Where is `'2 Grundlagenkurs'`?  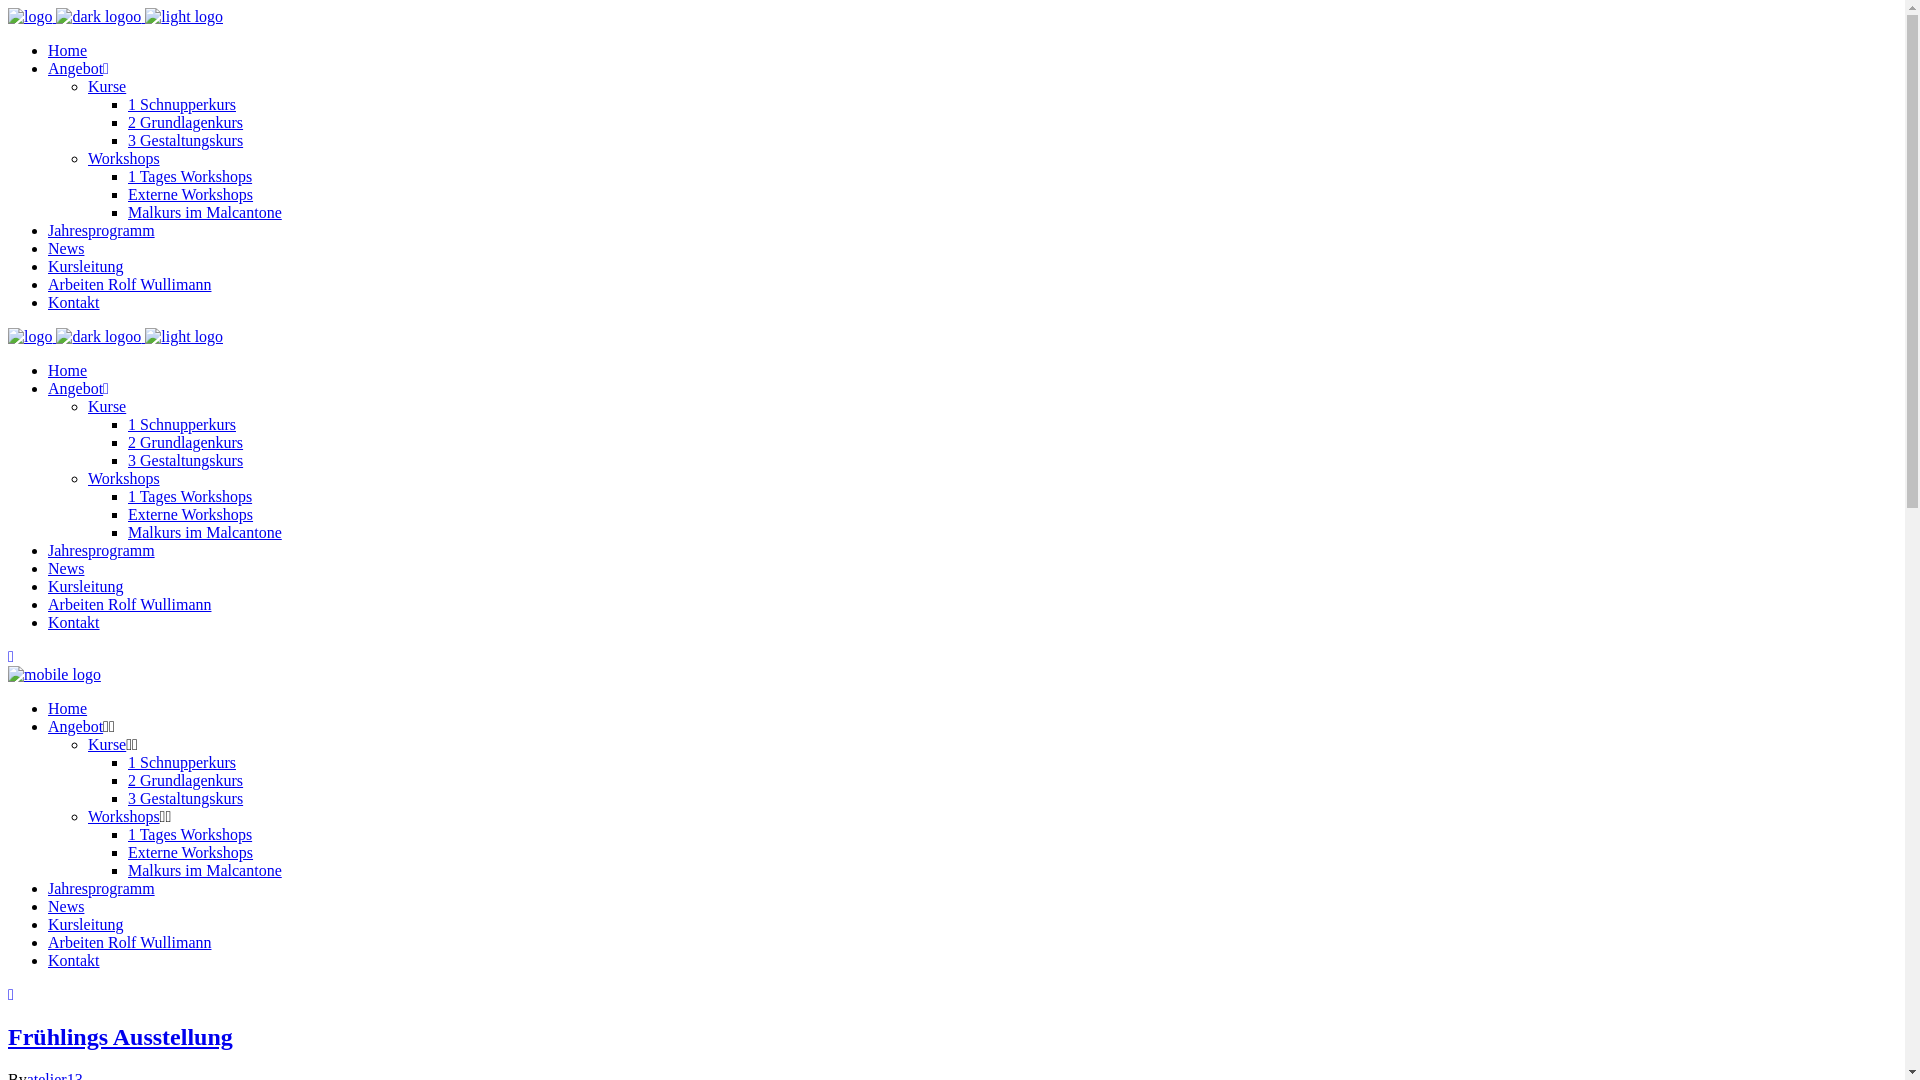
'2 Grundlagenkurs' is located at coordinates (185, 441).